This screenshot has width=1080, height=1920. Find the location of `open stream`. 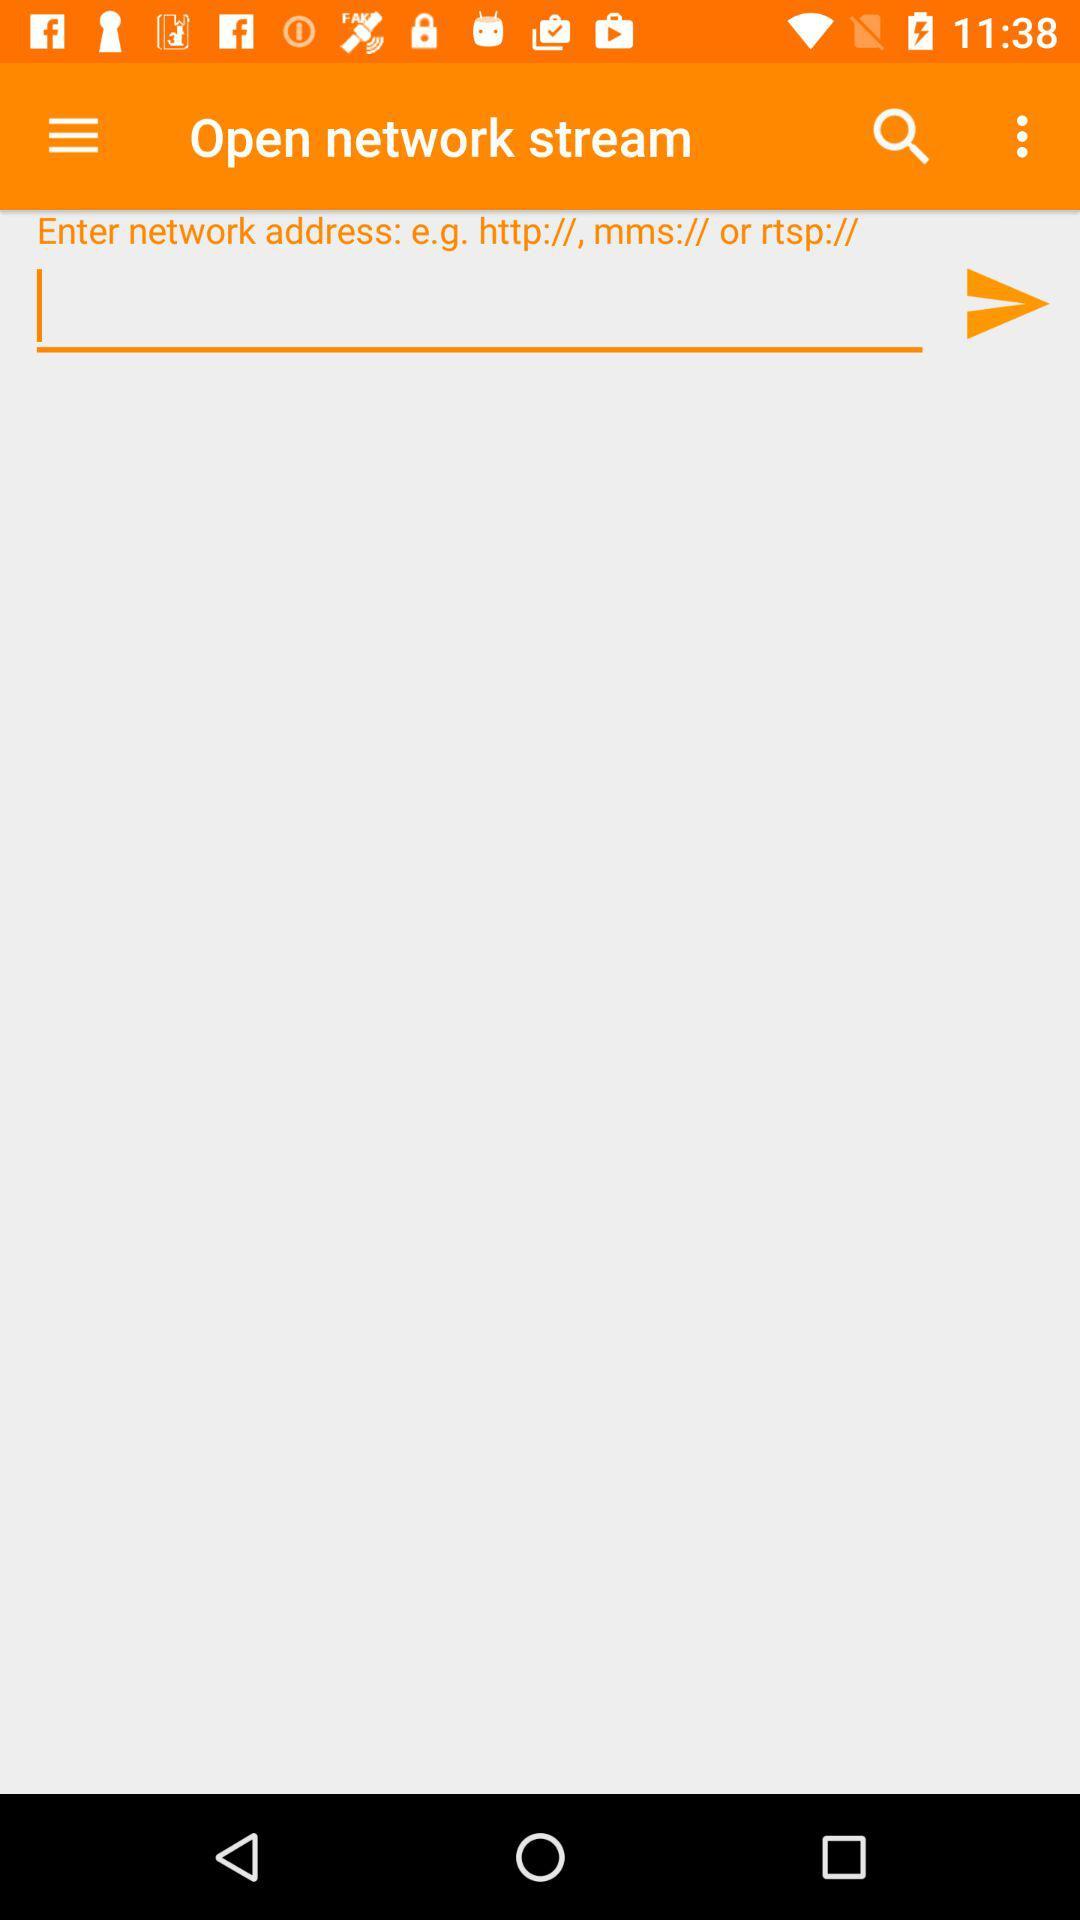

open stream is located at coordinates (1006, 302).